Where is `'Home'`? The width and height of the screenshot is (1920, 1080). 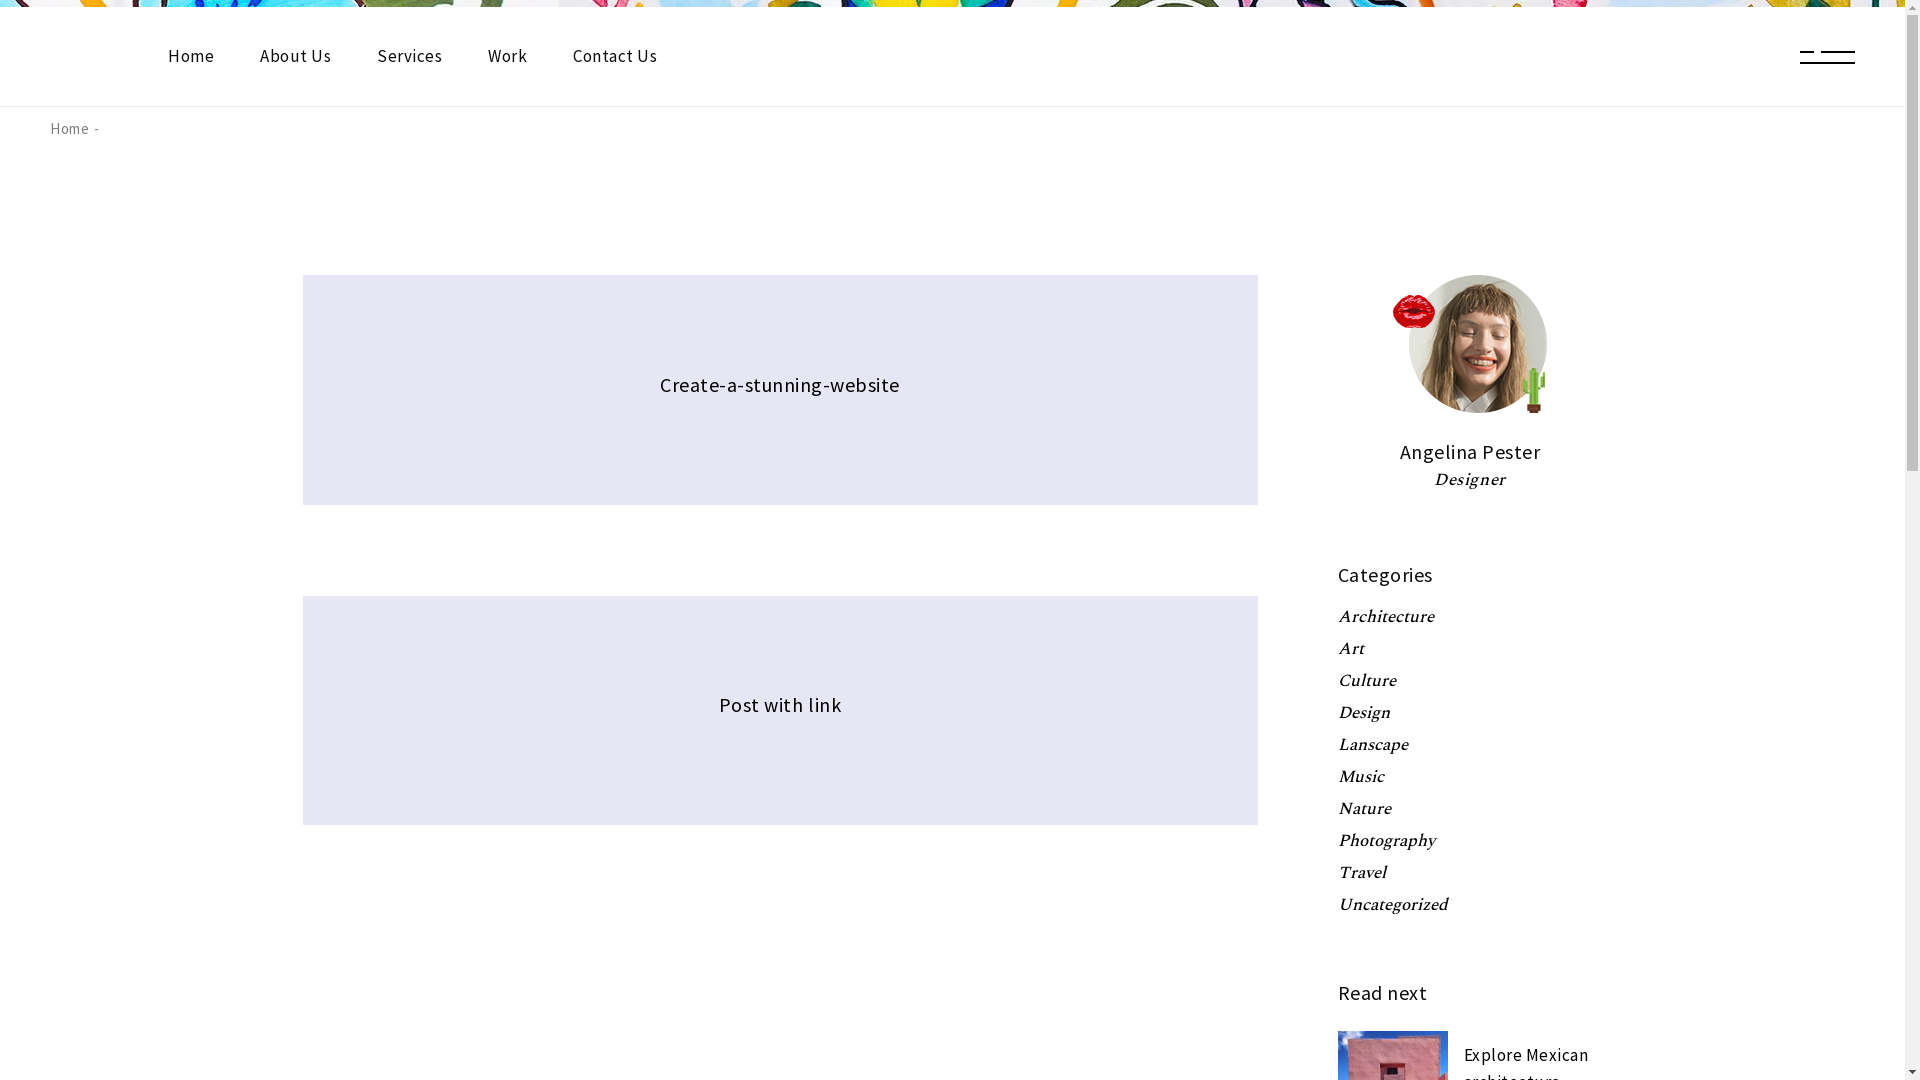 'Home' is located at coordinates (49, 128).